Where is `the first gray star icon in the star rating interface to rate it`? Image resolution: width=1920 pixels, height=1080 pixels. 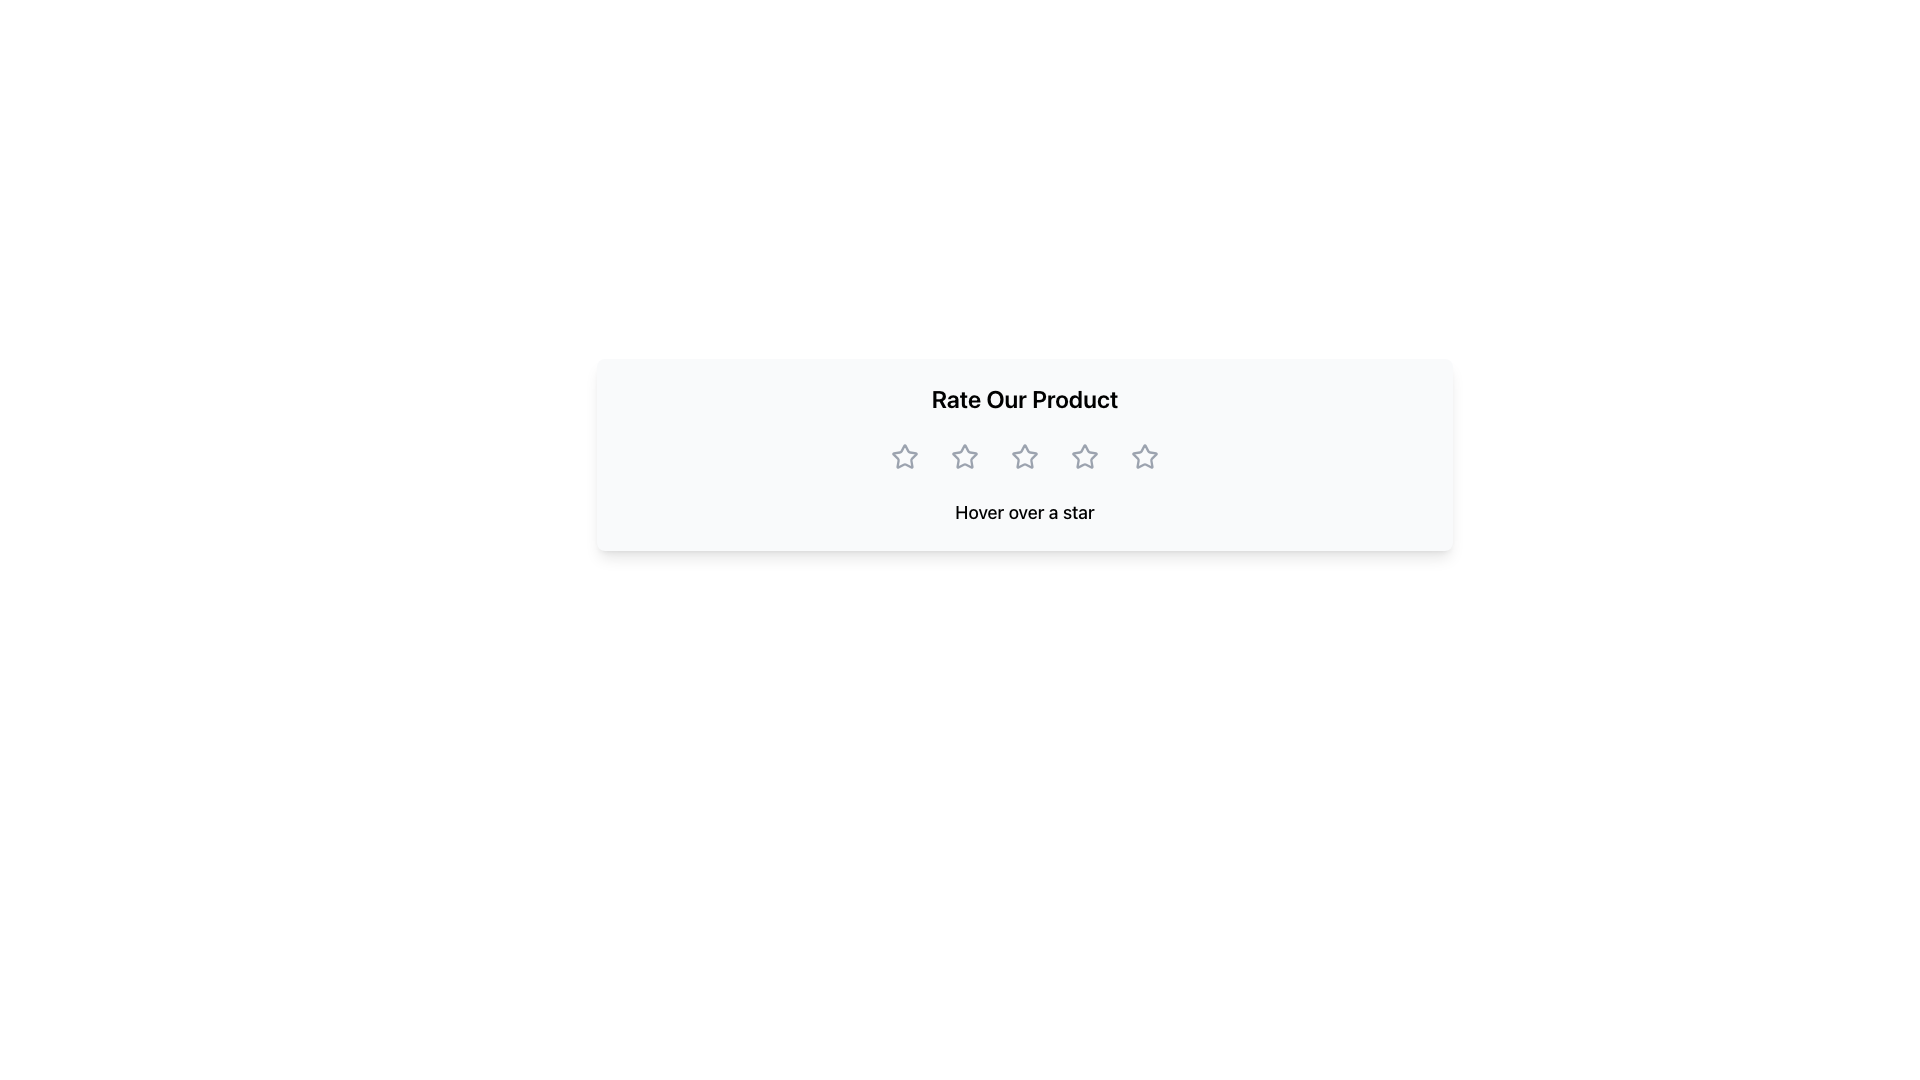 the first gray star icon in the star rating interface to rate it is located at coordinates (904, 456).